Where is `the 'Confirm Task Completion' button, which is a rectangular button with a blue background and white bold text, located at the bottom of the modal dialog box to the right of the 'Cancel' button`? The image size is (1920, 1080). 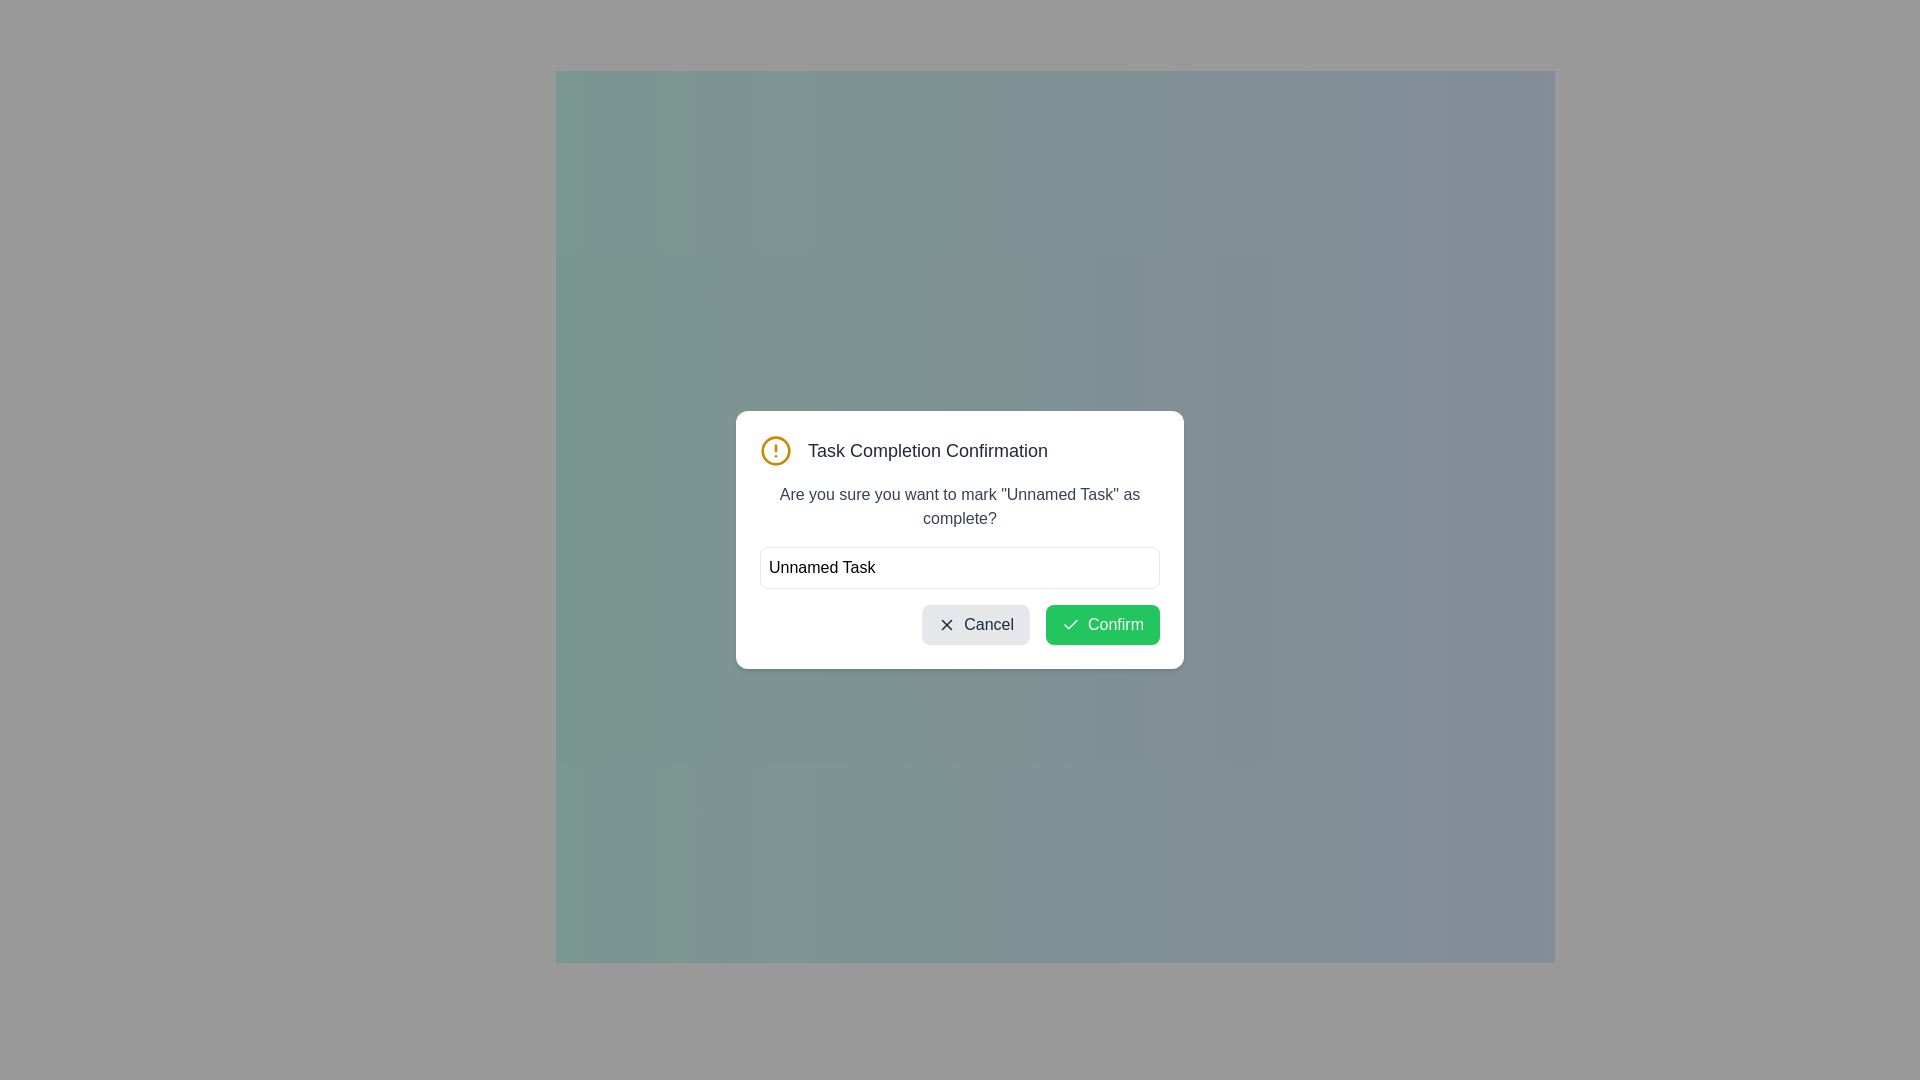 the 'Confirm Task Completion' button, which is a rectangular button with a blue background and white bold text, located at the bottom of the modal dialog box to the right of the 'Cancel' button is located at coordinates (1054, 609).